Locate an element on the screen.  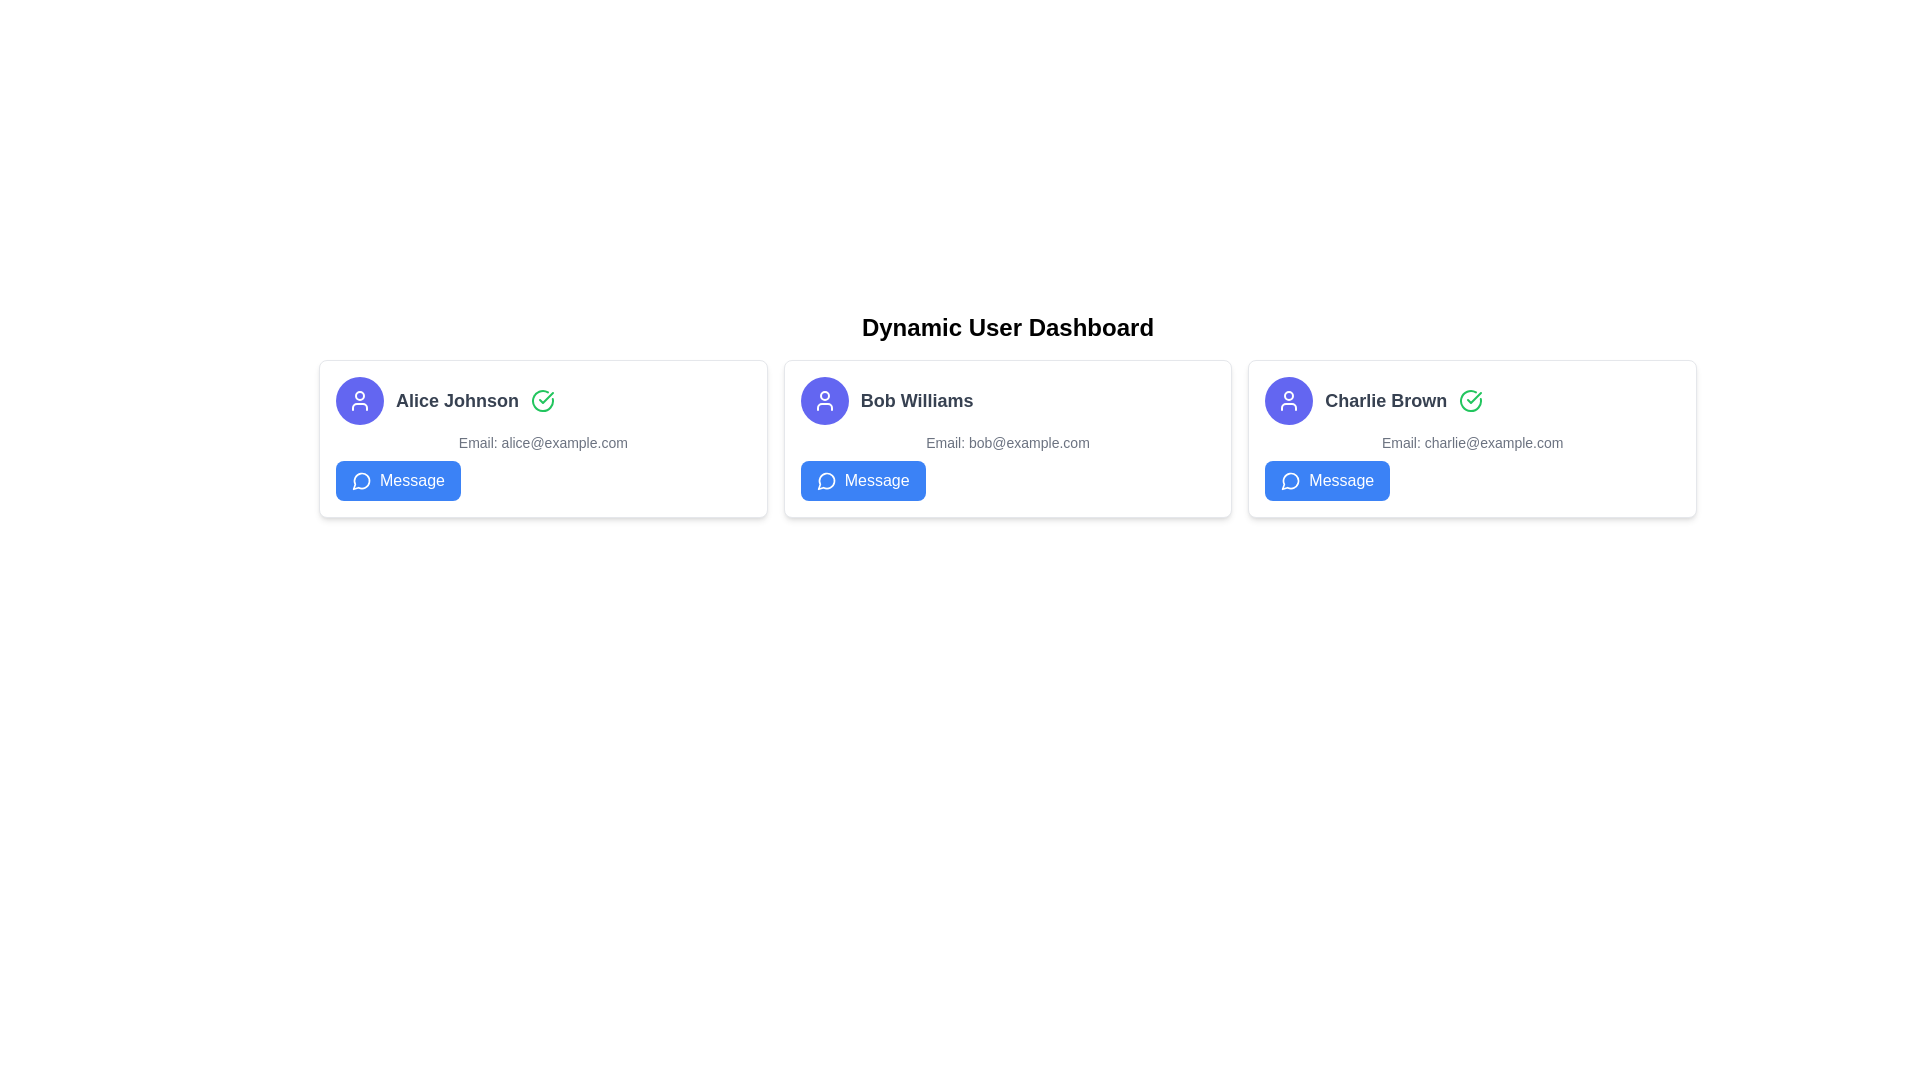
the card displaying 'Bob Williams' with an avatar icon and a blue 'Message' button at the bottom is located at coordinates (1008, 438).